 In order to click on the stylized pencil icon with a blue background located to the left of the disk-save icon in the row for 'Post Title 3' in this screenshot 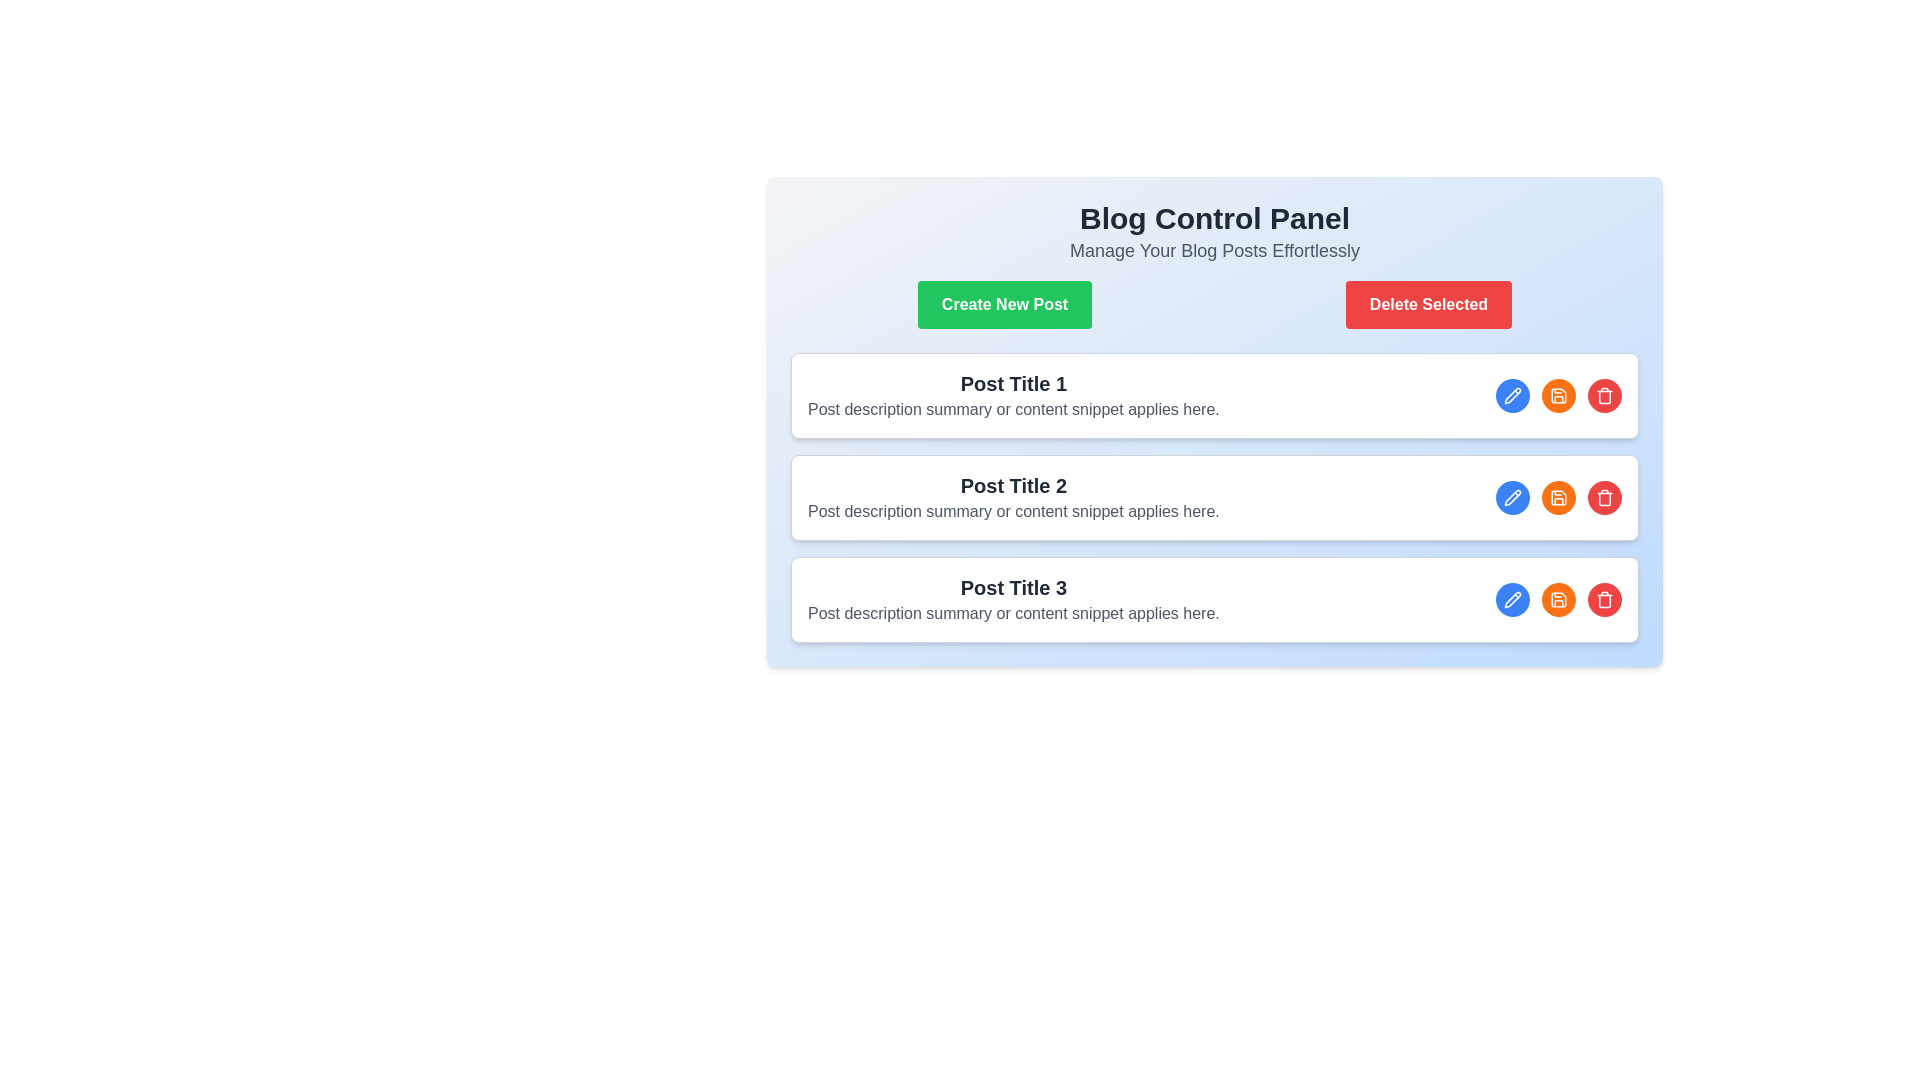, I will do `click(1512, 597)`.